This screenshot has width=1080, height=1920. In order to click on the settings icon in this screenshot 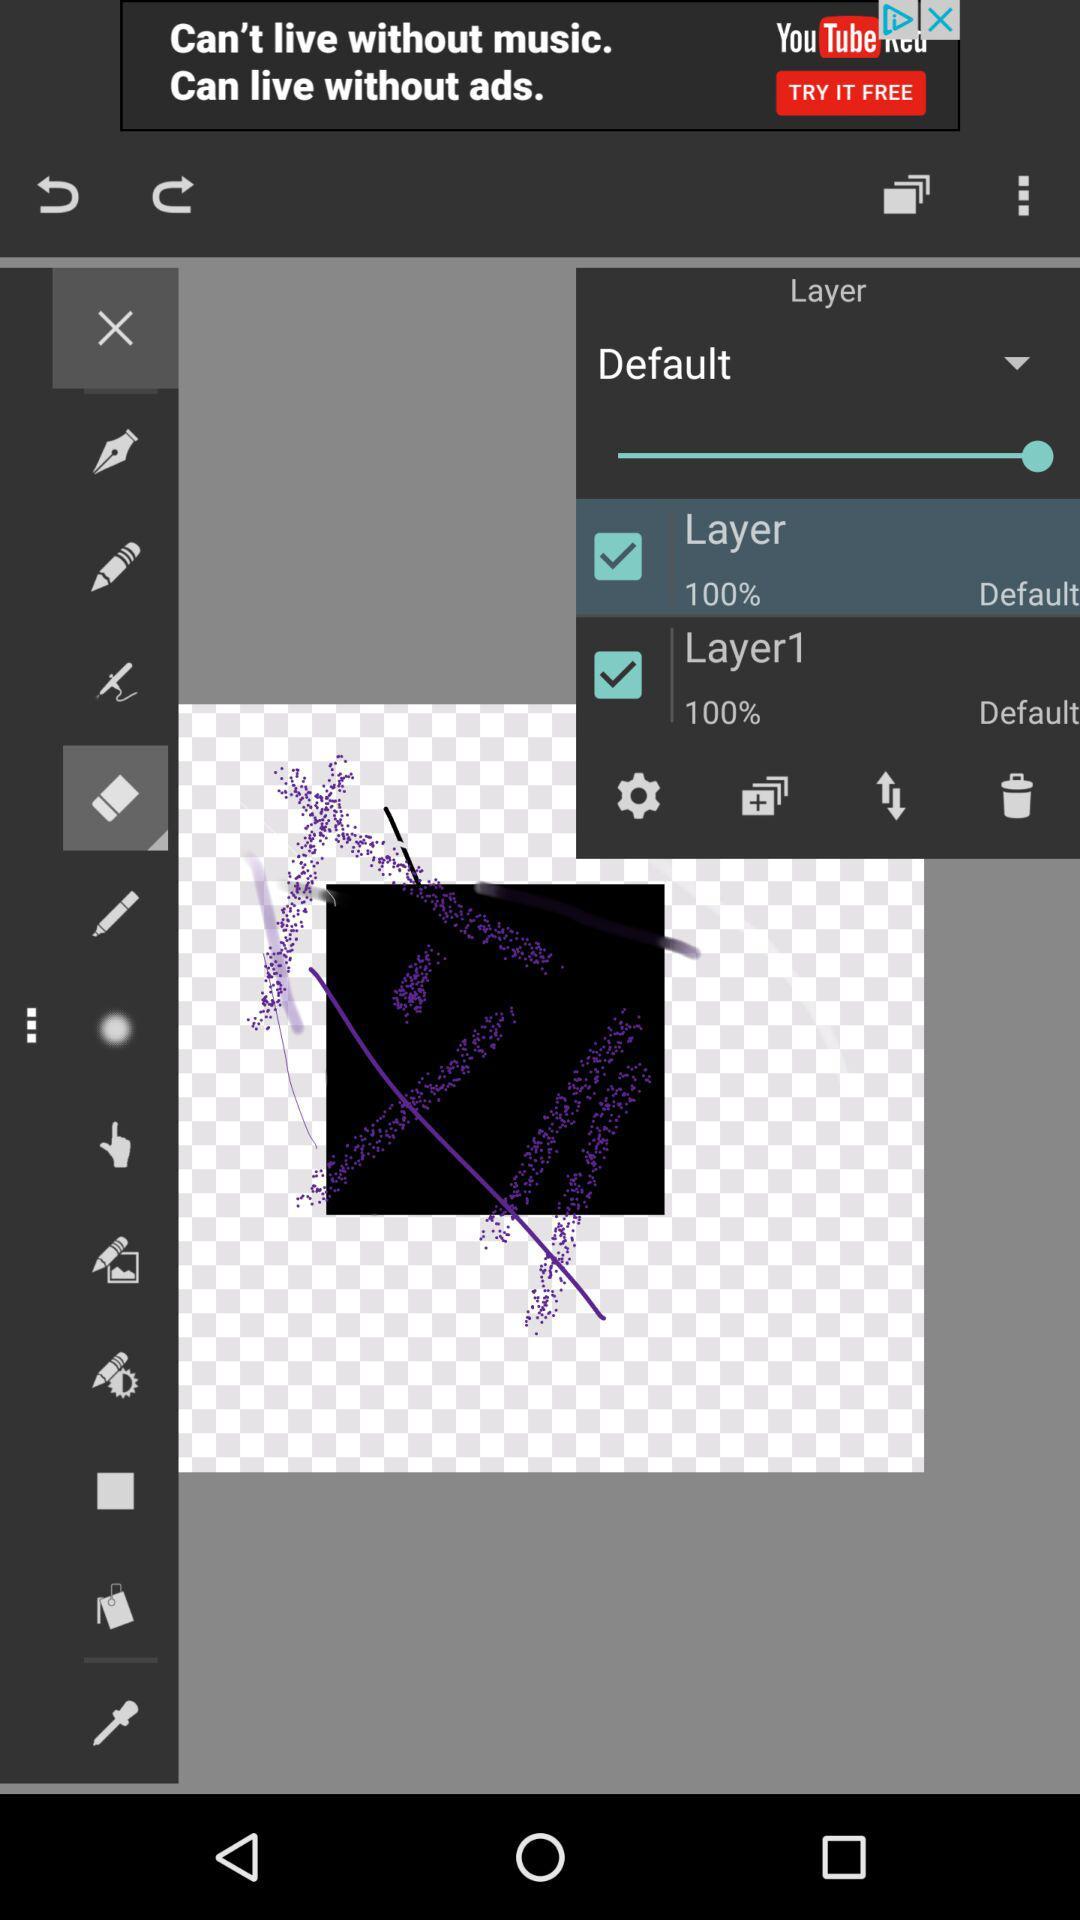, I will do `click(639, 794)`.